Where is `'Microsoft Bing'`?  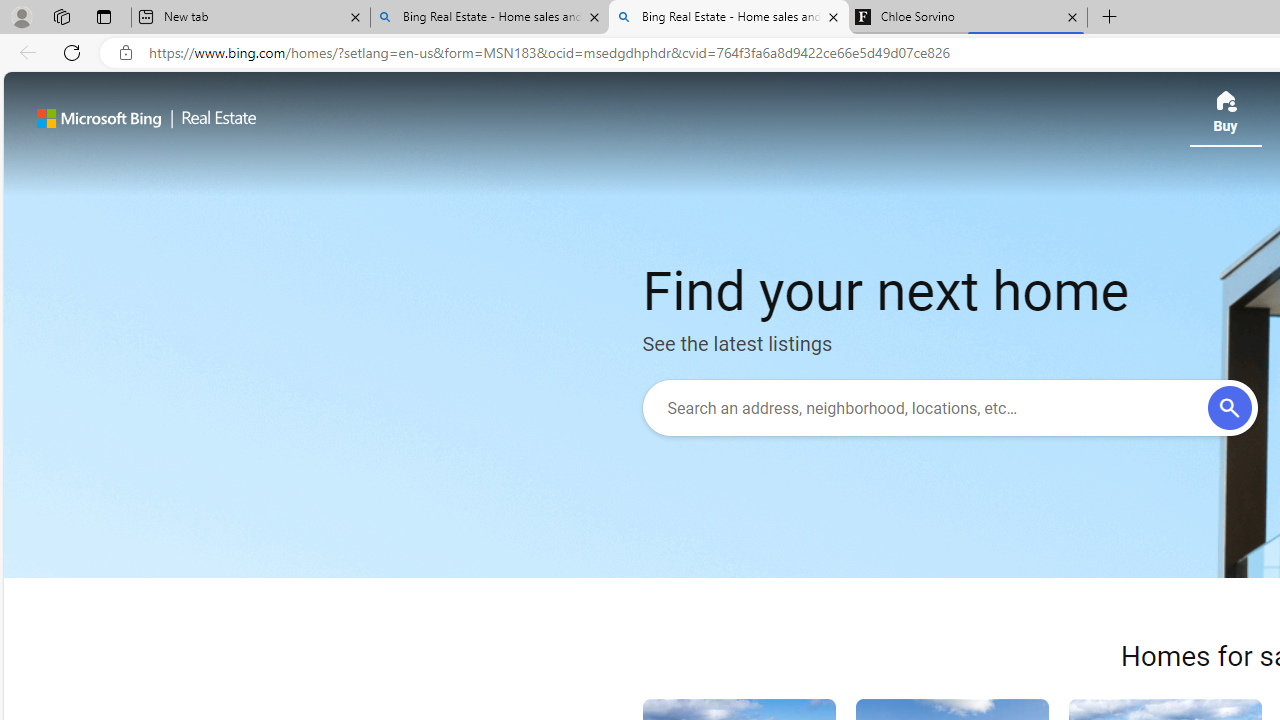
'Microsoft Bing' is located at coordinates (98, 118).